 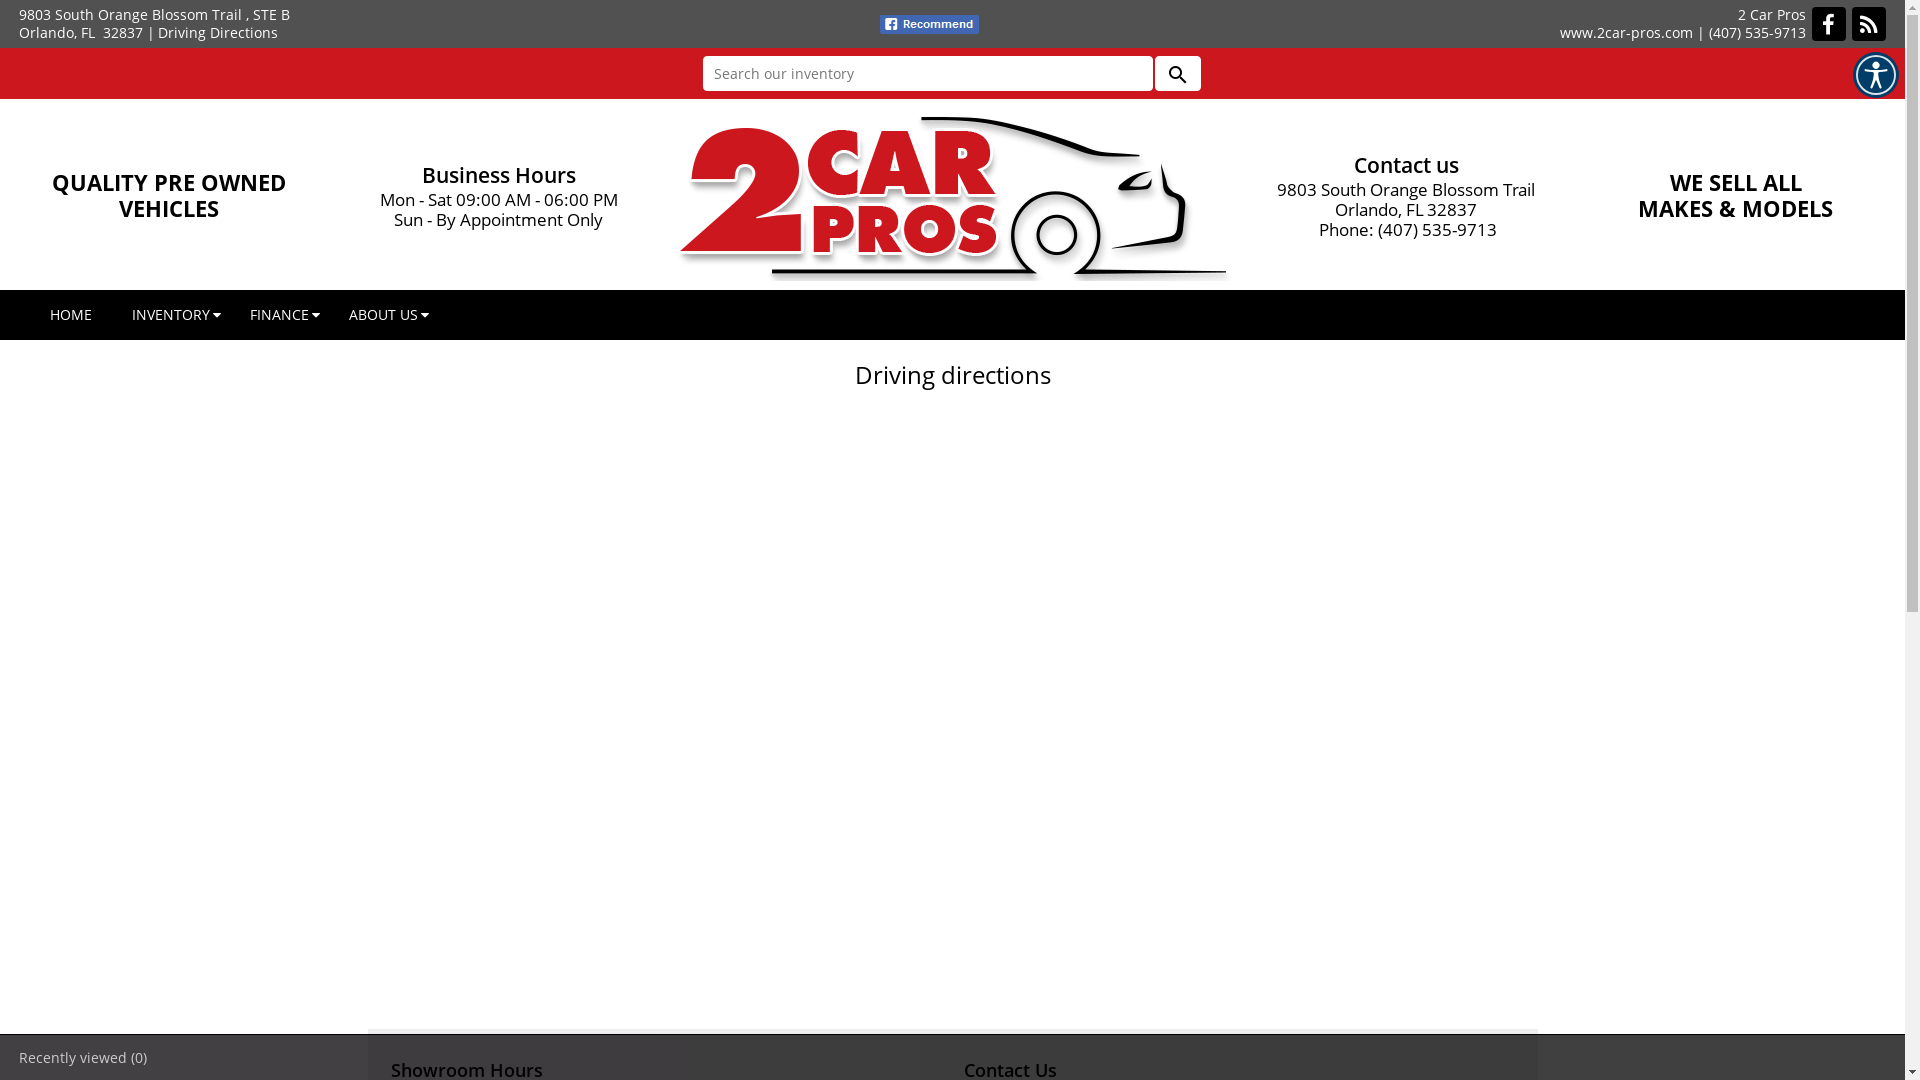 I want to click on '(407) 535-9713', so click(x=1756, y=32).